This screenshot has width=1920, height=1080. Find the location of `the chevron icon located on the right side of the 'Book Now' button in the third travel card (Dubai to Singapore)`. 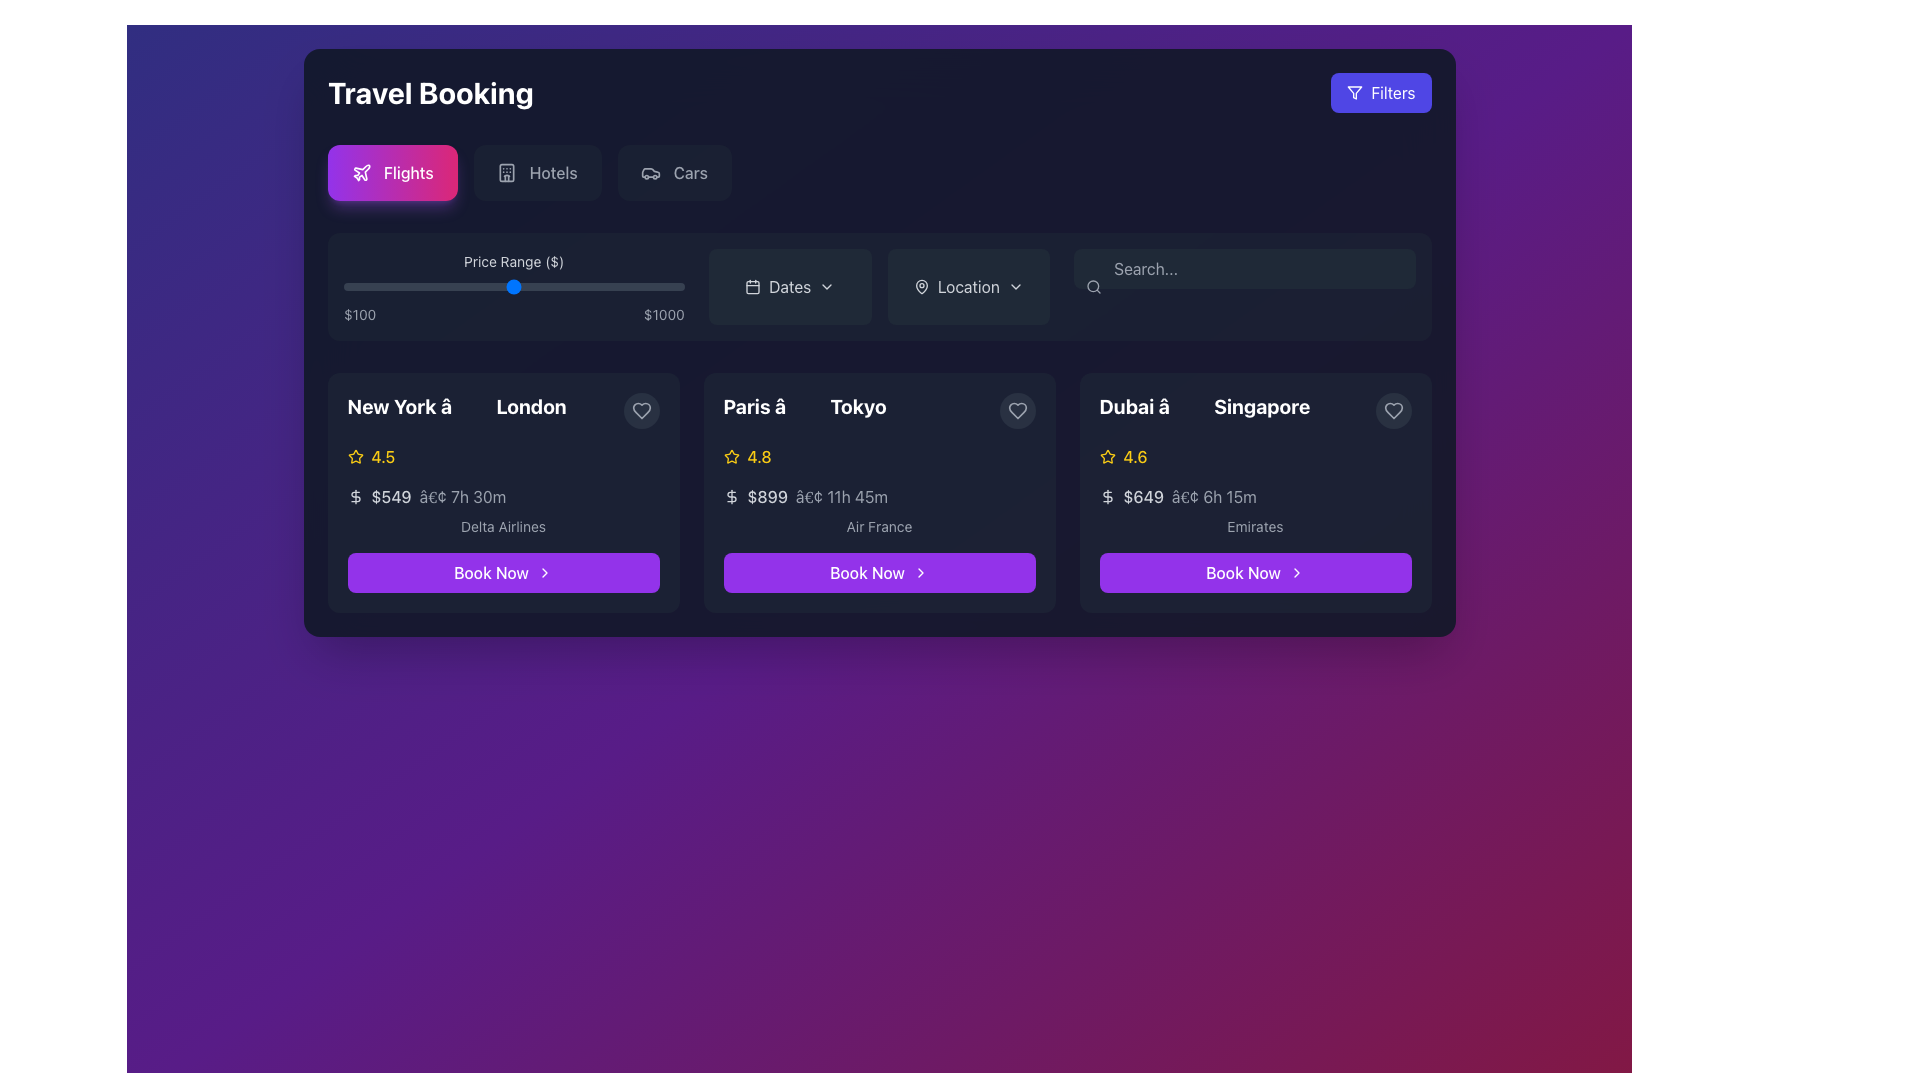

the chevron icon located on the right side of the 'Book Now' button in the third travel card (Dubai to Singapore) is located at coordinates (1296, 573).